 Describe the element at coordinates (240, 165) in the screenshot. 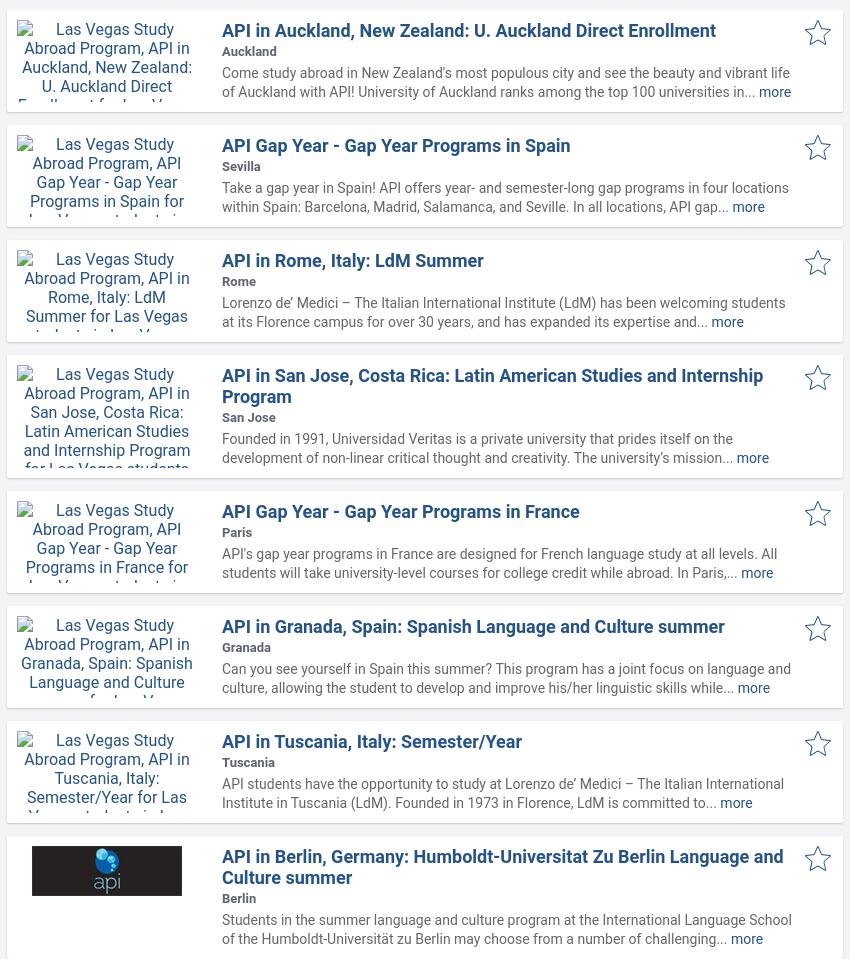

I see `'Sevilla'` at that location.